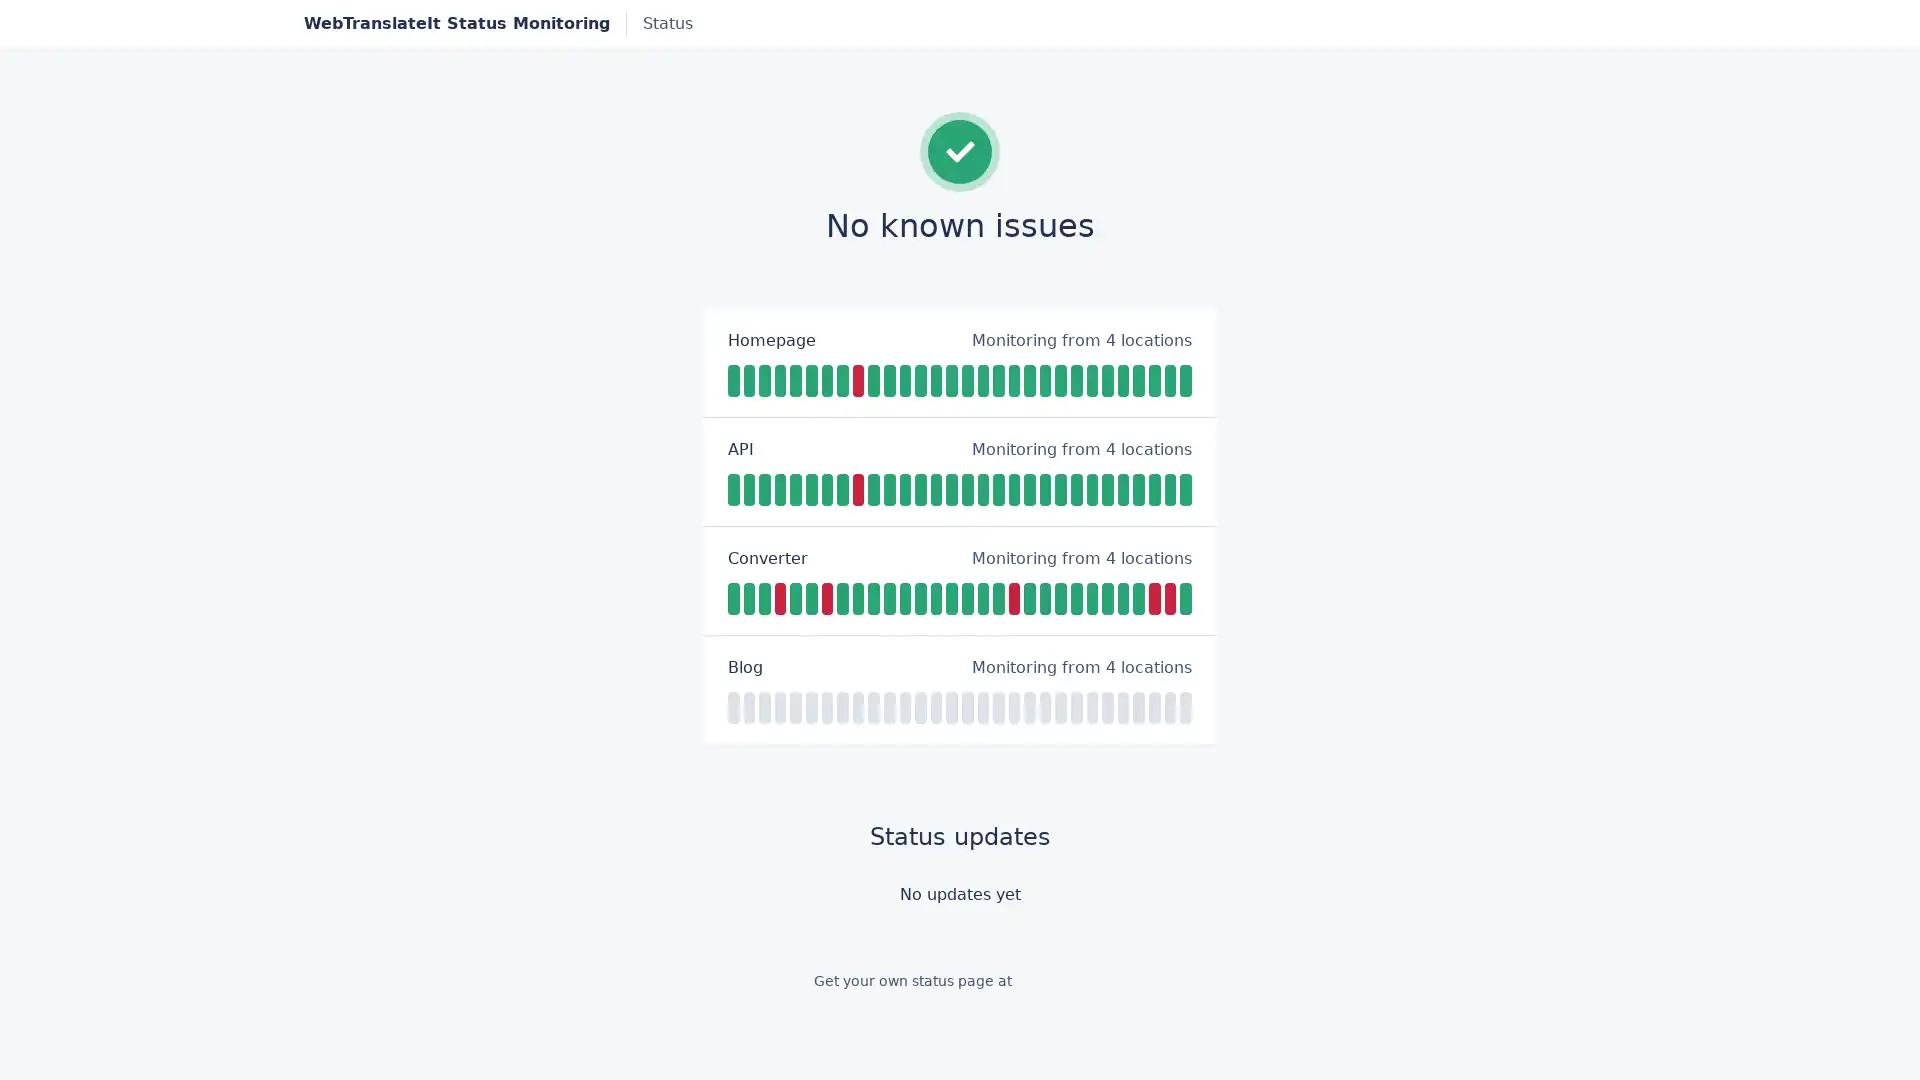  I want to click on API, so click(739, 447).